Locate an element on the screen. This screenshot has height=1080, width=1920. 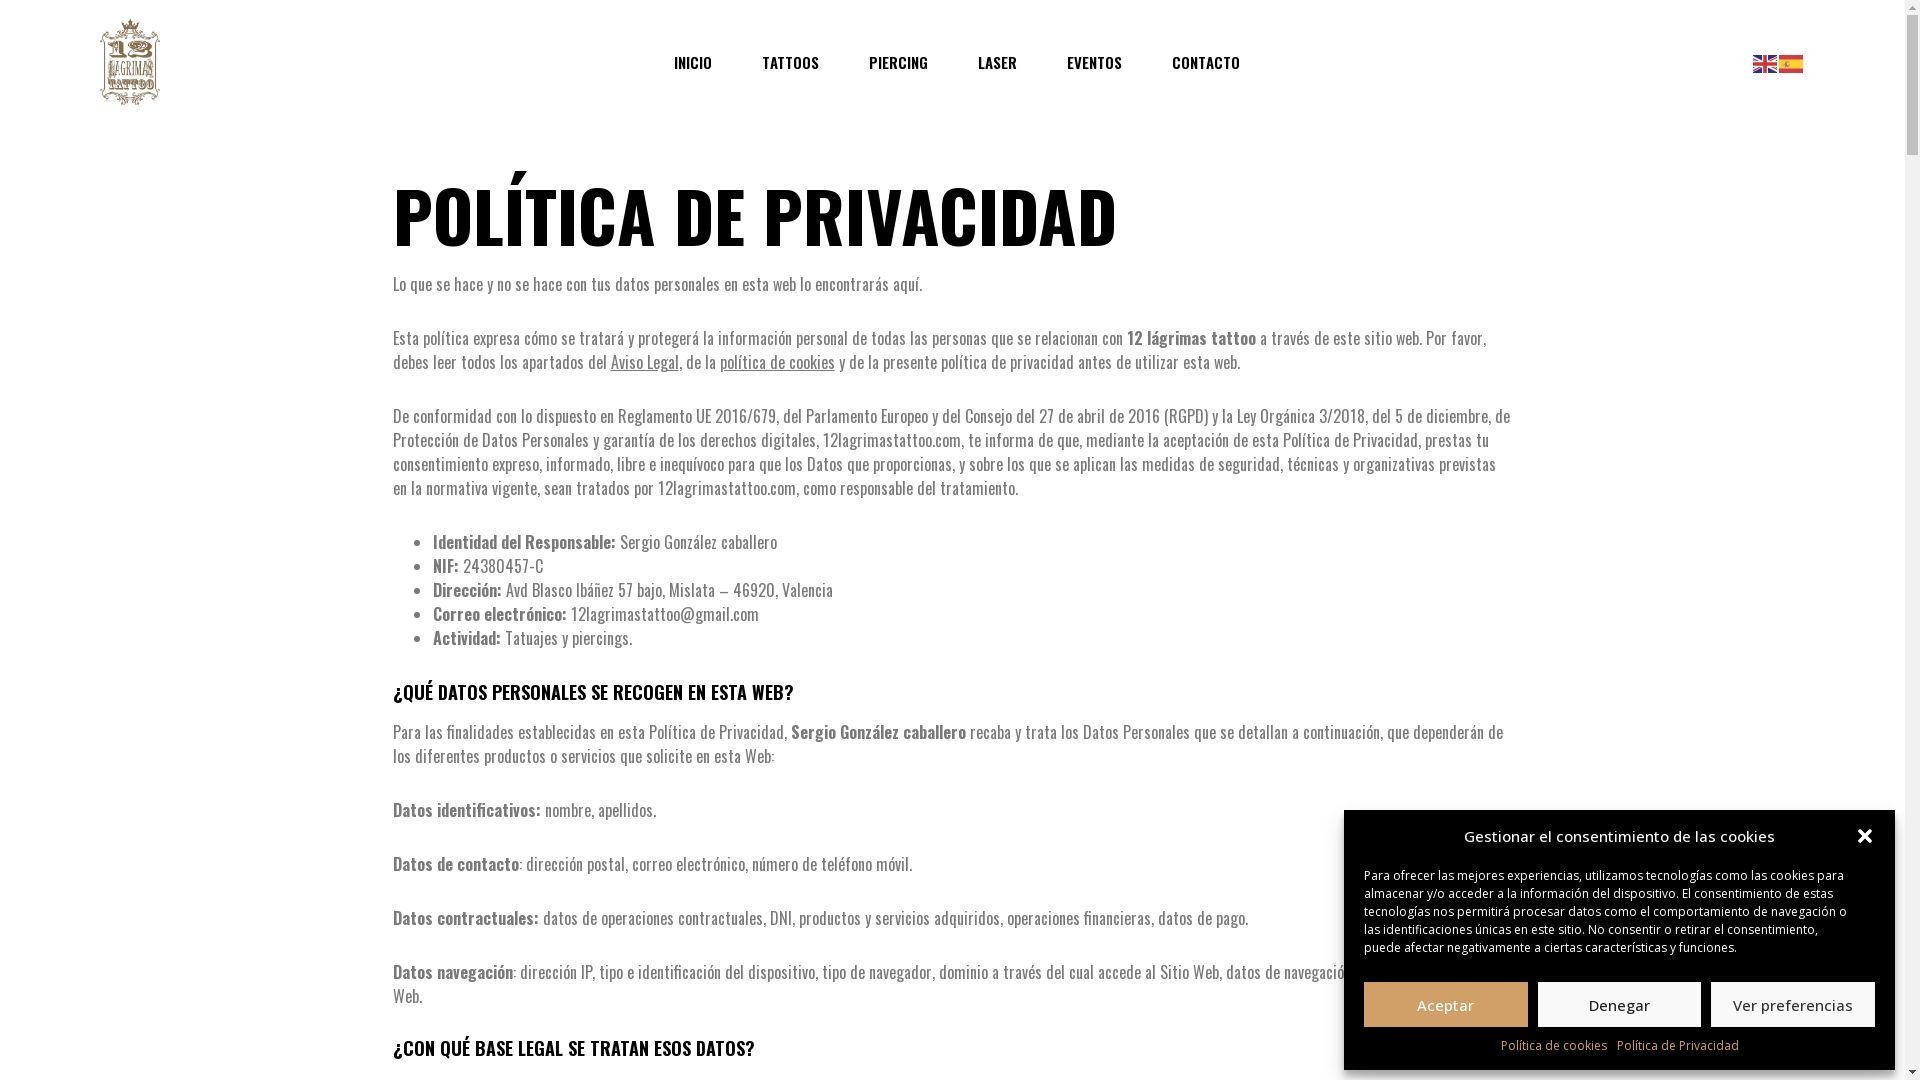
'LASER' is located at coordinates (997, 60).